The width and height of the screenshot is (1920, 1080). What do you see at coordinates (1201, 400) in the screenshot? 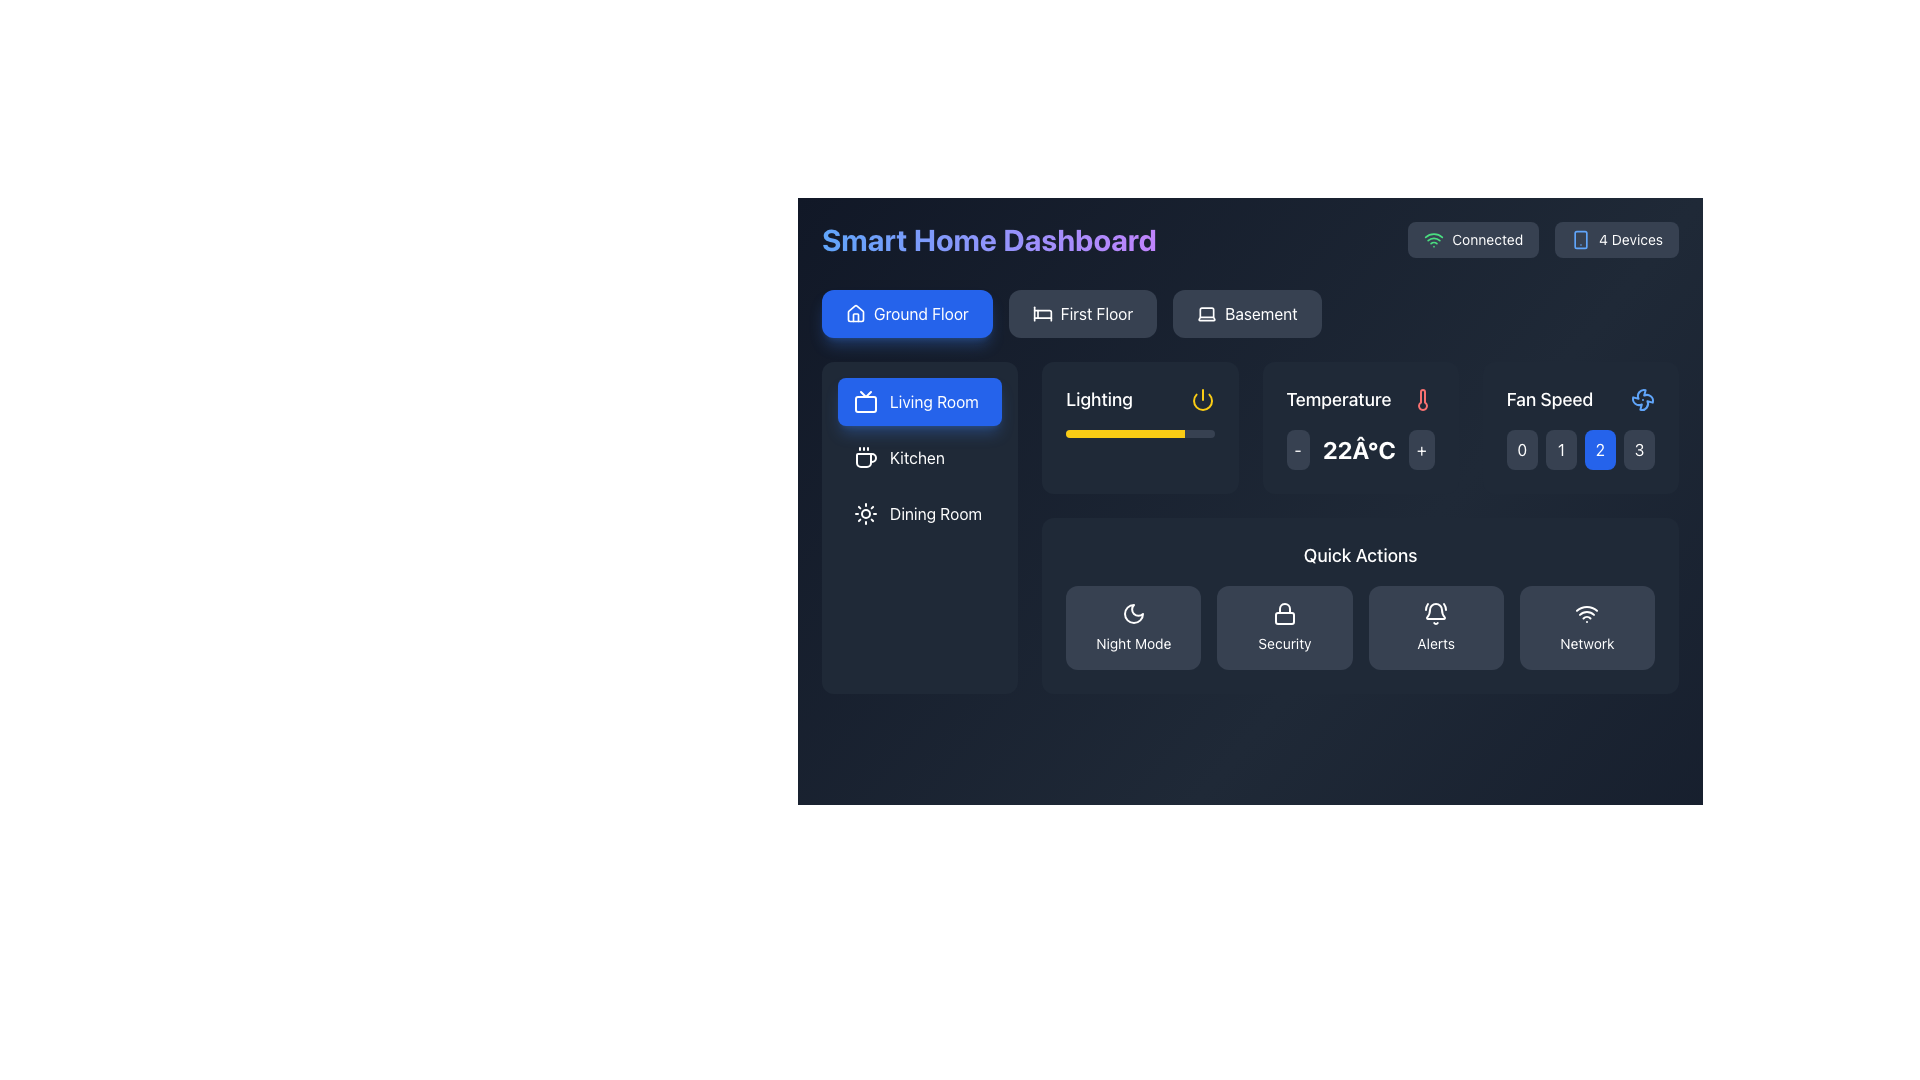
I see `the icon button located to the right of the 'Lighting' label` at bounding box center [1201, 400].